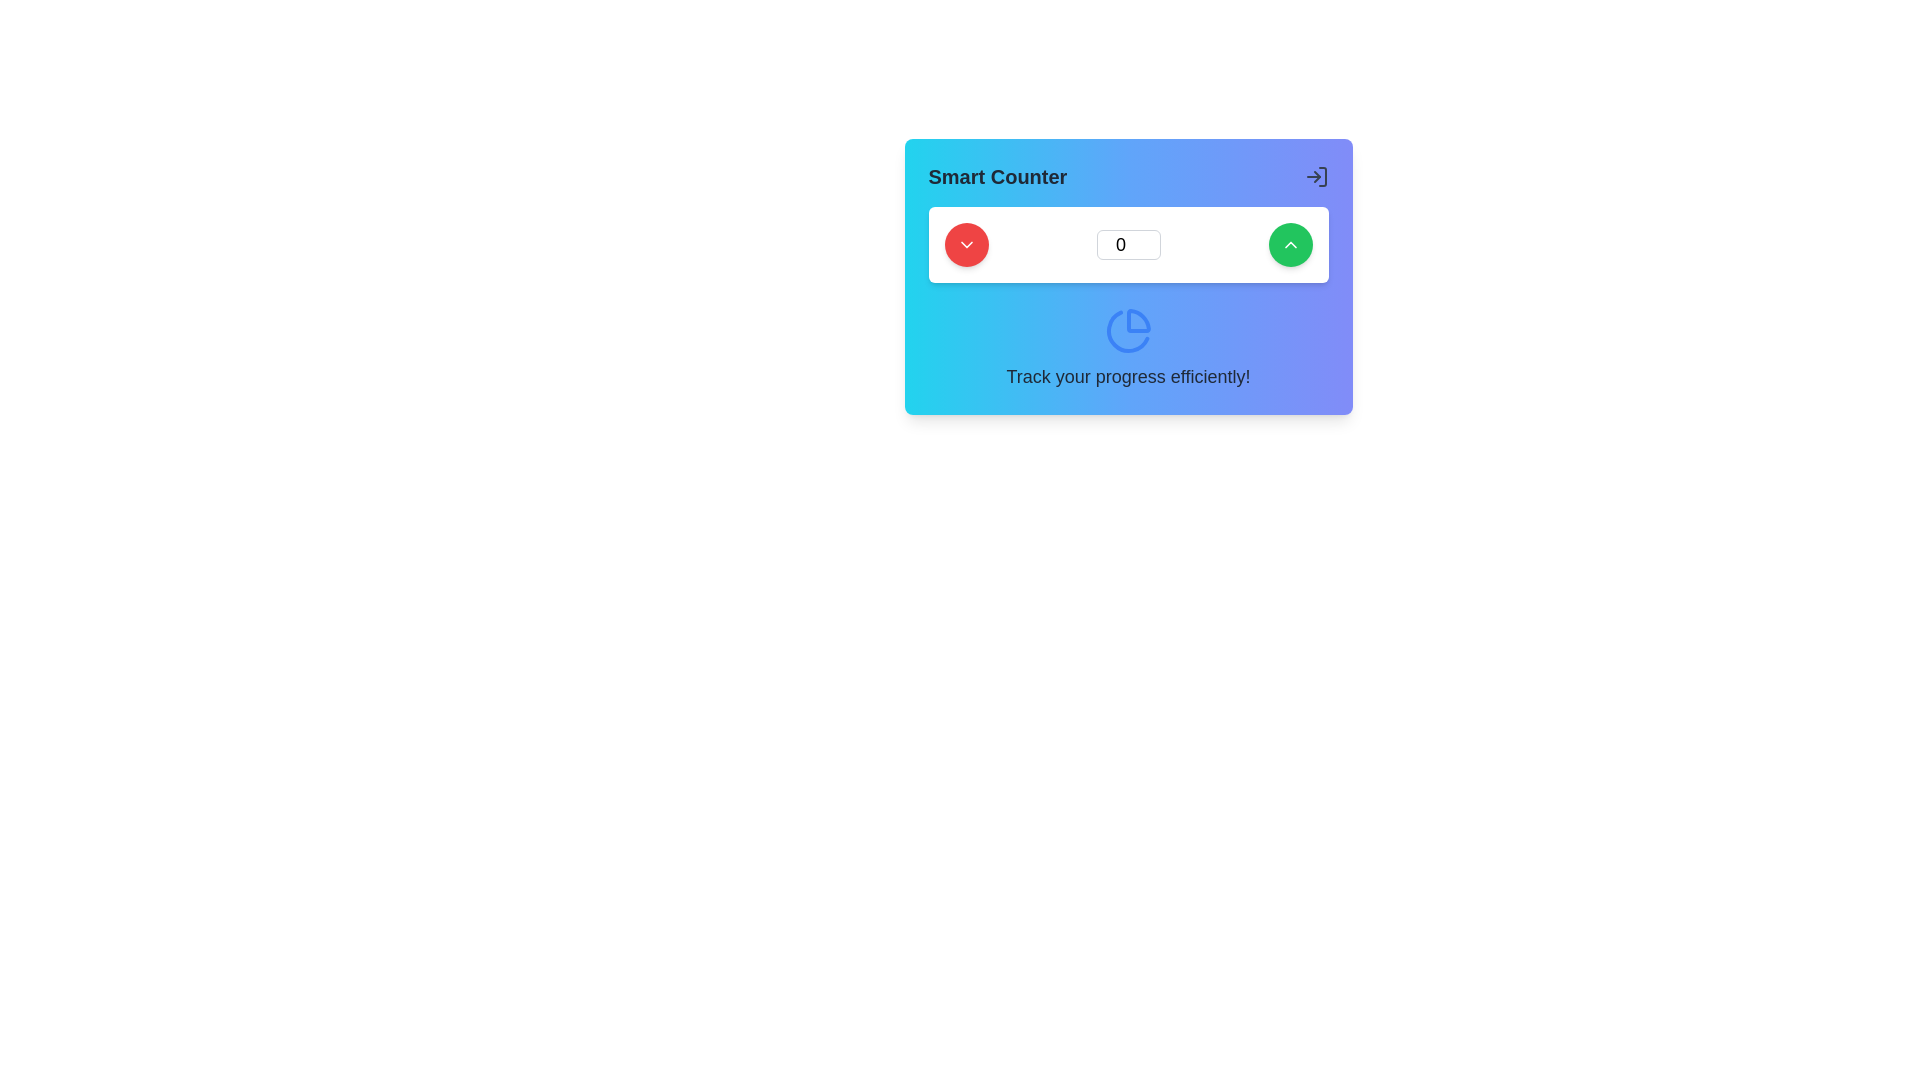 This screenshot has width=1920, height=1080. Describe the element at coordinates (1290, 244) in the screenshot. I see `the upward Chevron Icon located at the center of the circular button in the top-right corner of the Smart Counter card` at that location.